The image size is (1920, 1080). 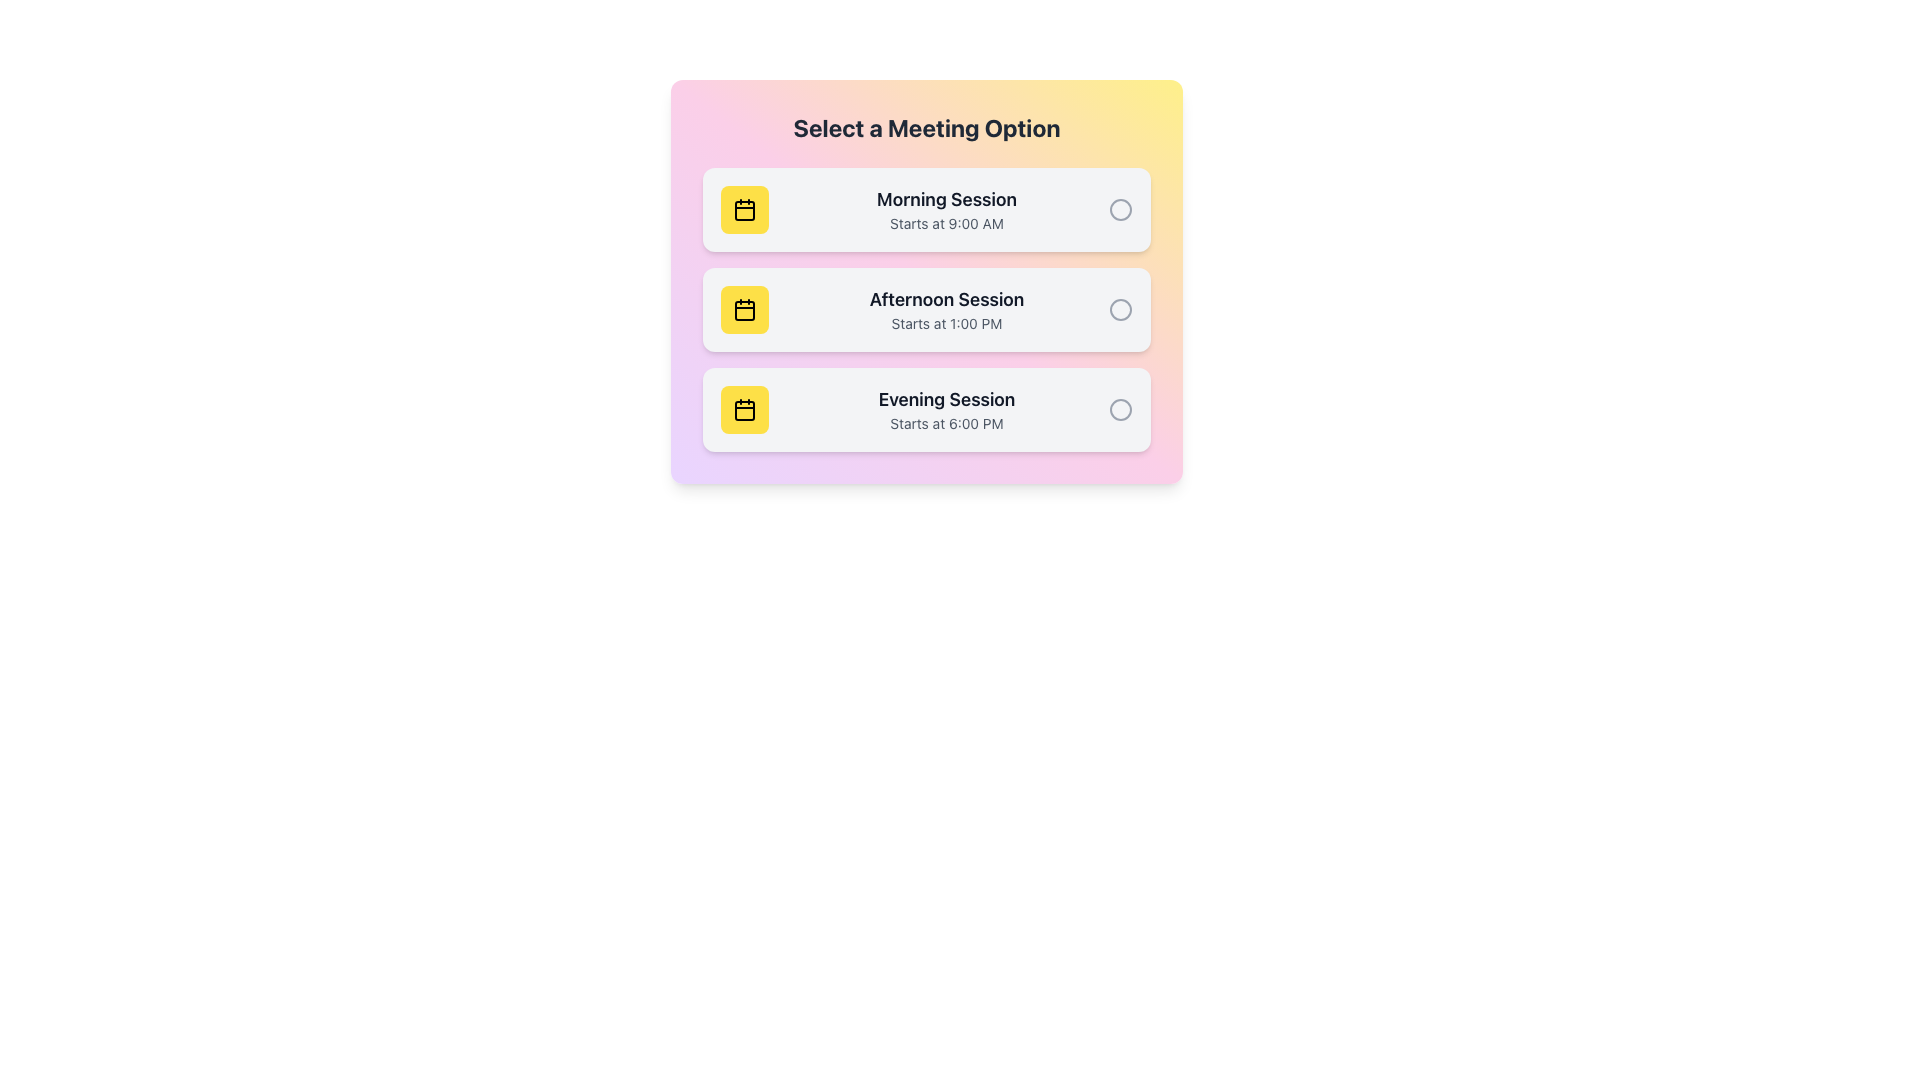 What do you see at coordinates (945, 309) in the screenshot?
I see `the Text Display element showing 'Afternoon Session' and 'Starts at 1:00 PM', positioned under 'Select a Meeting Option'` at bounding box center [945, 309].